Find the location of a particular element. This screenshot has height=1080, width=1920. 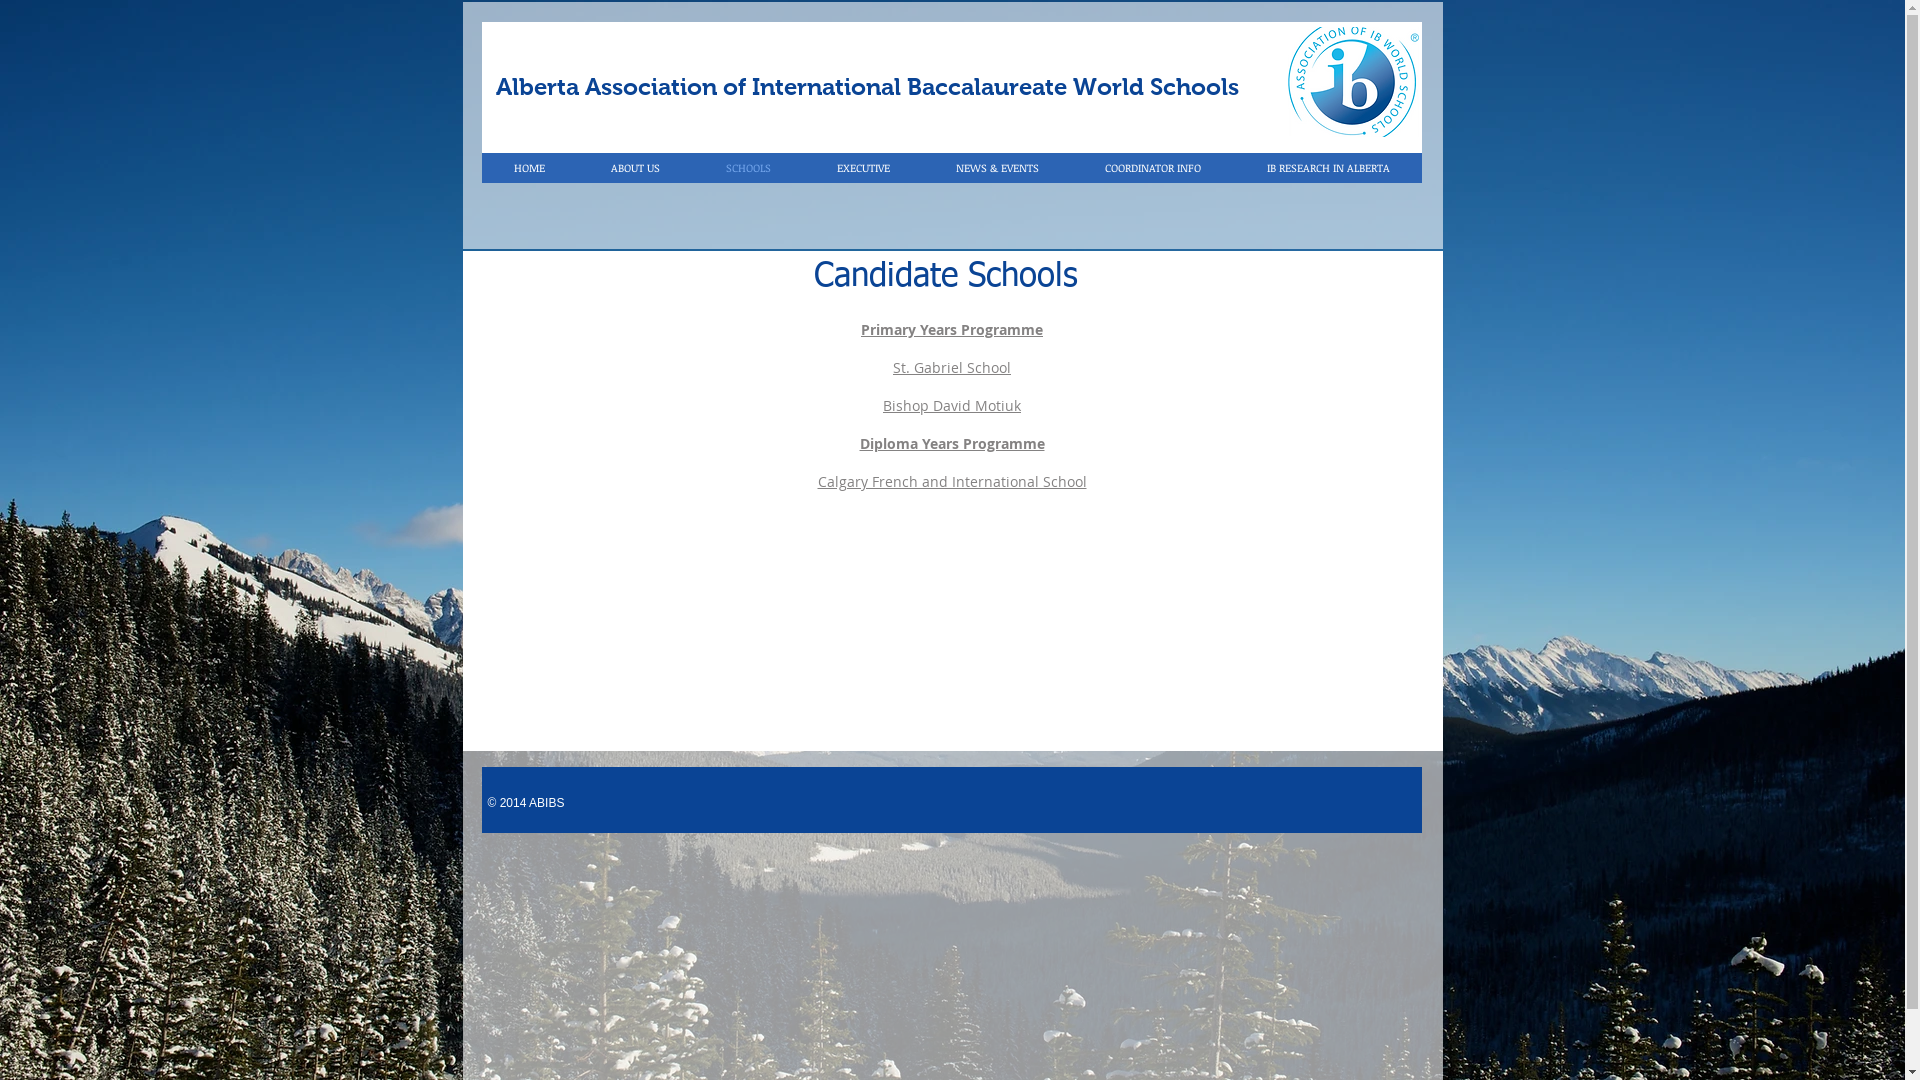

'SCHOOLS' is located at coordinates (746, 167).